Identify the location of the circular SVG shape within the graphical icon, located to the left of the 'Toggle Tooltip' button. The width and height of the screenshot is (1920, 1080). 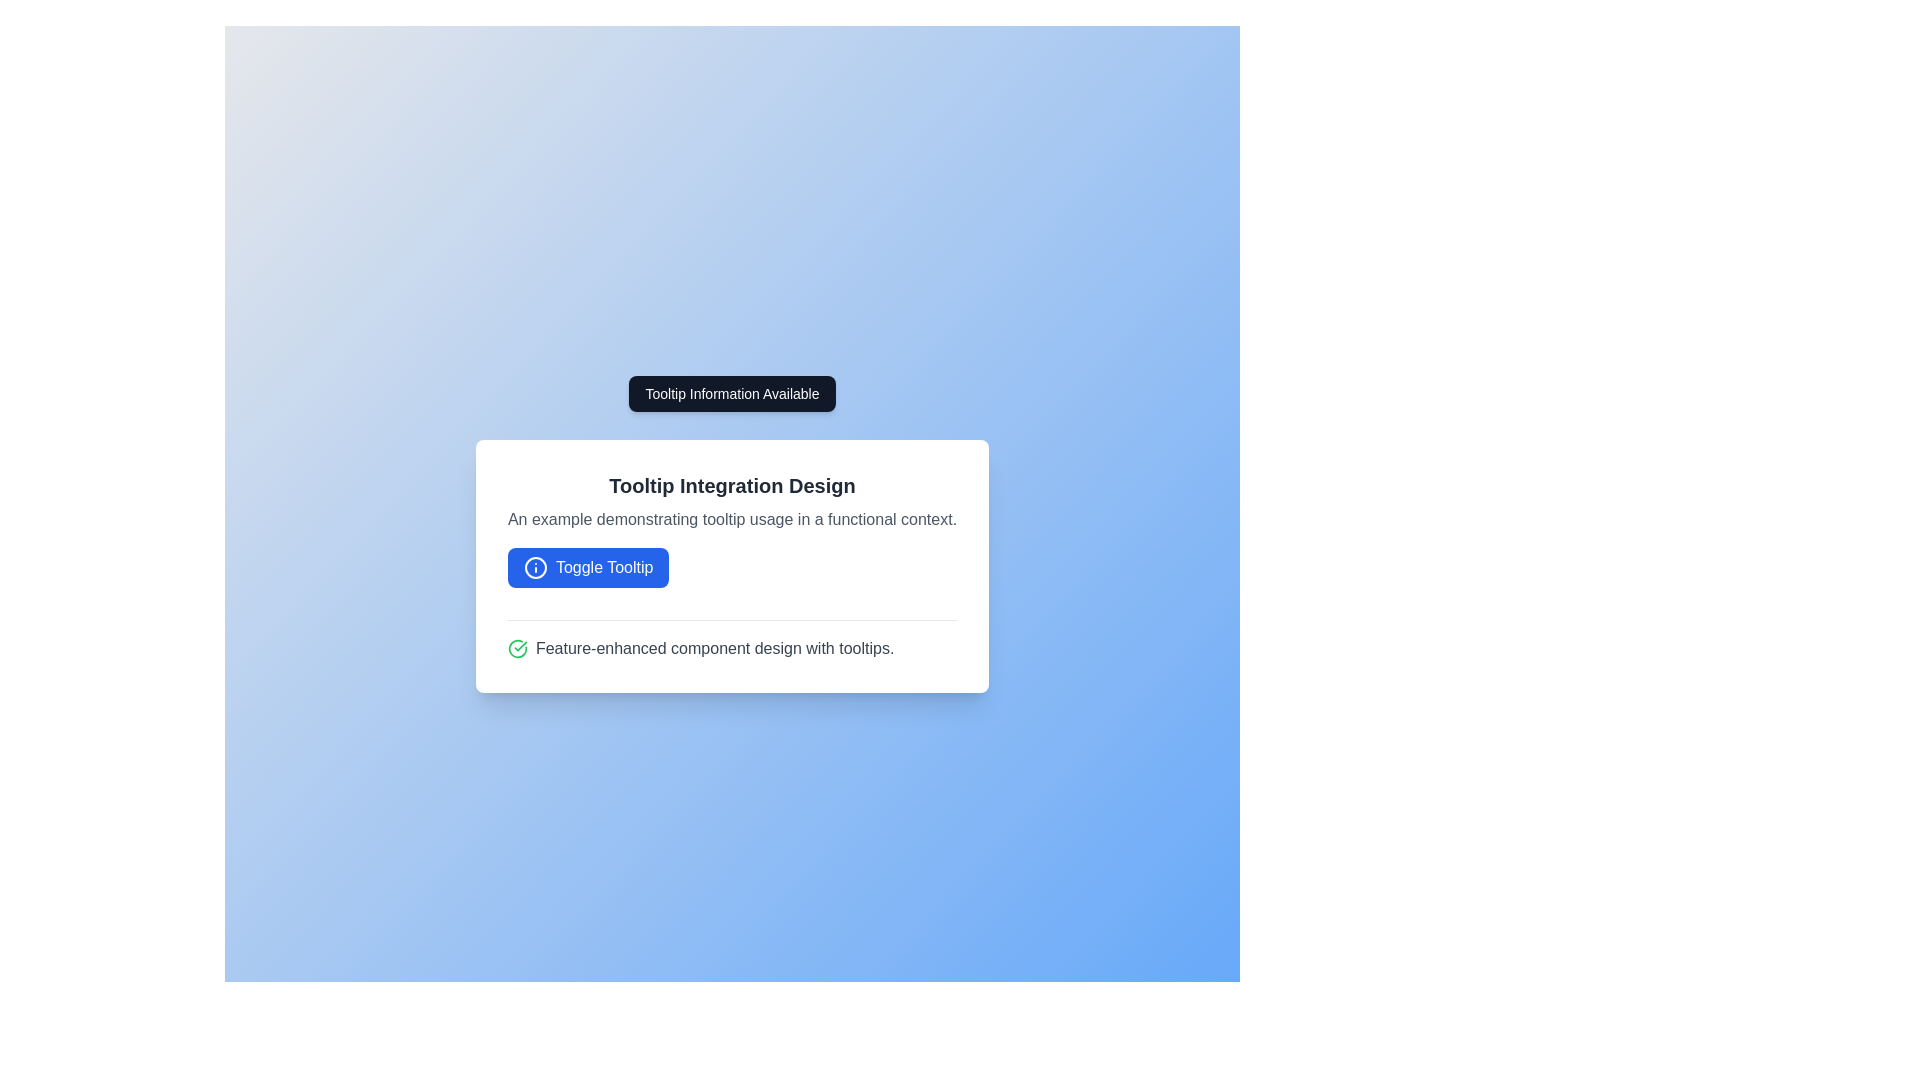
(535, 567).